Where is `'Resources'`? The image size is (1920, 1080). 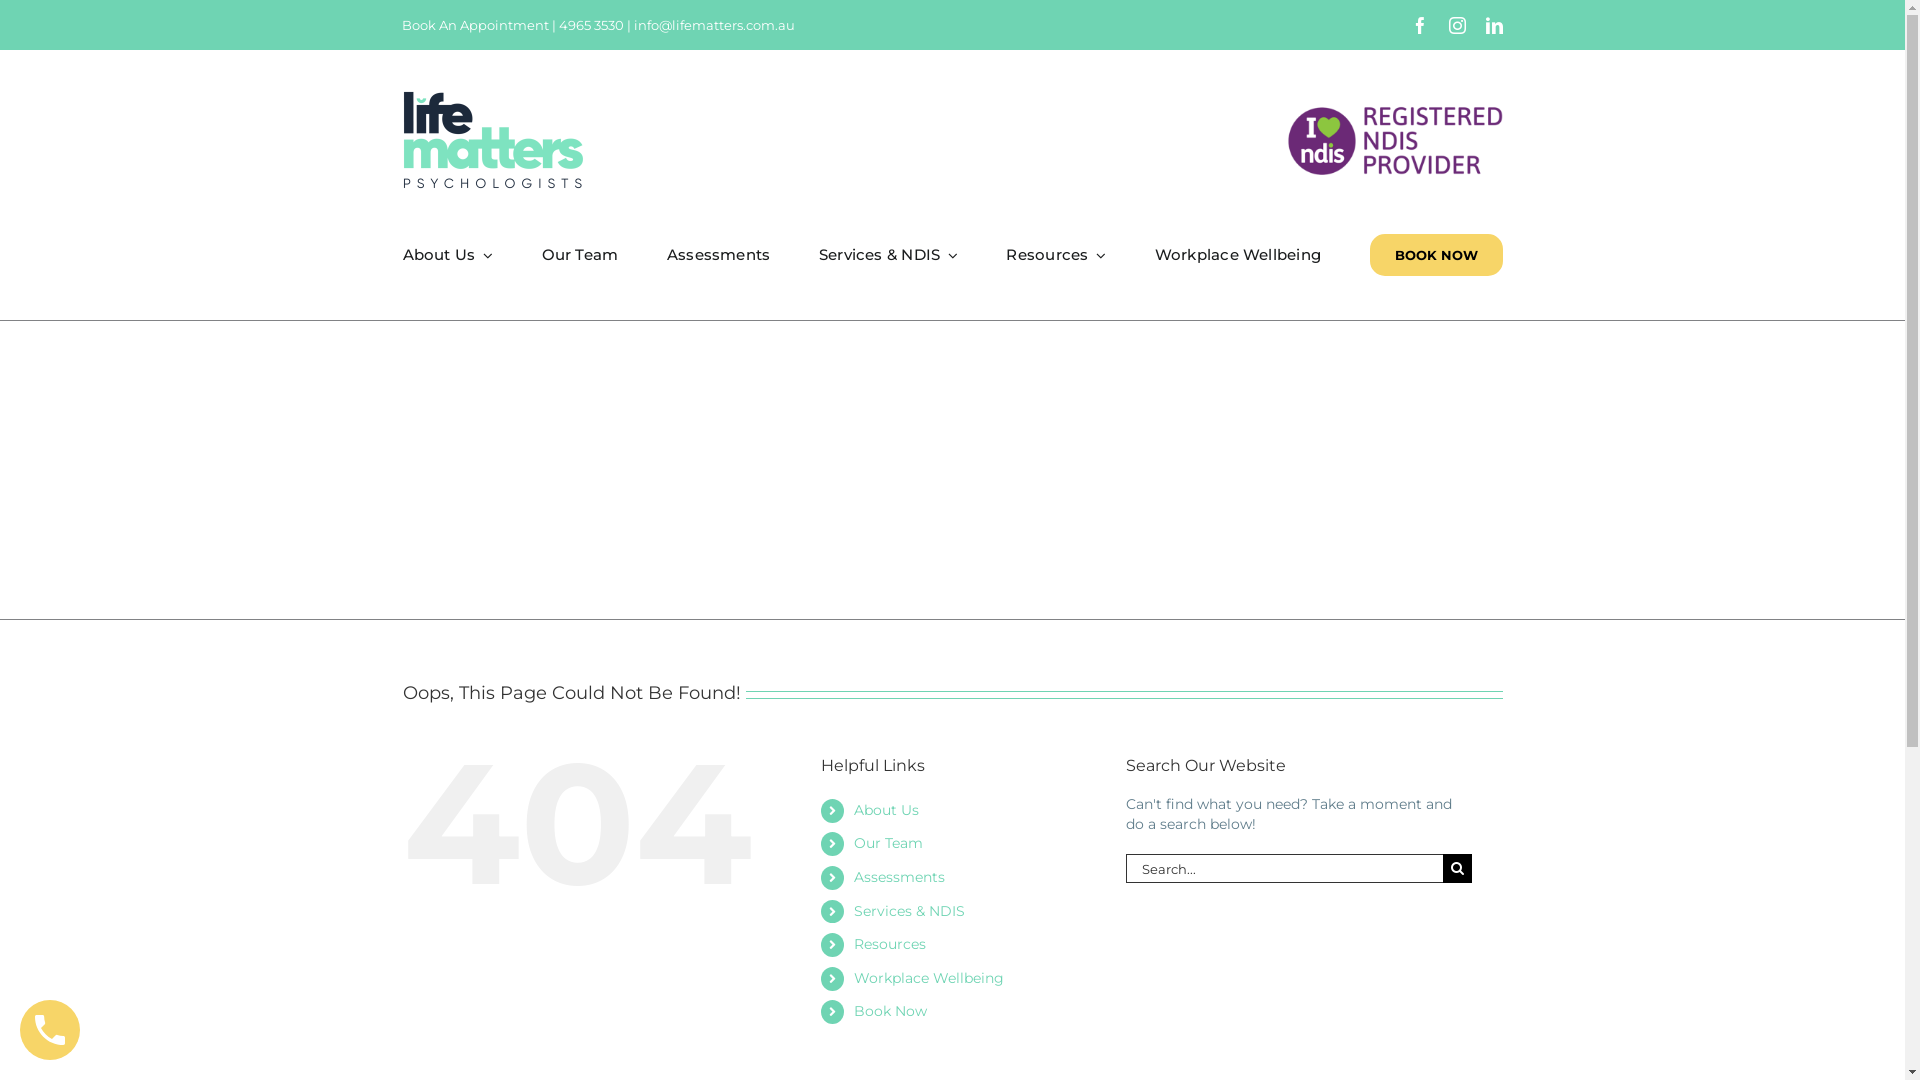 'Resources' is located at coordinates (888, 944).